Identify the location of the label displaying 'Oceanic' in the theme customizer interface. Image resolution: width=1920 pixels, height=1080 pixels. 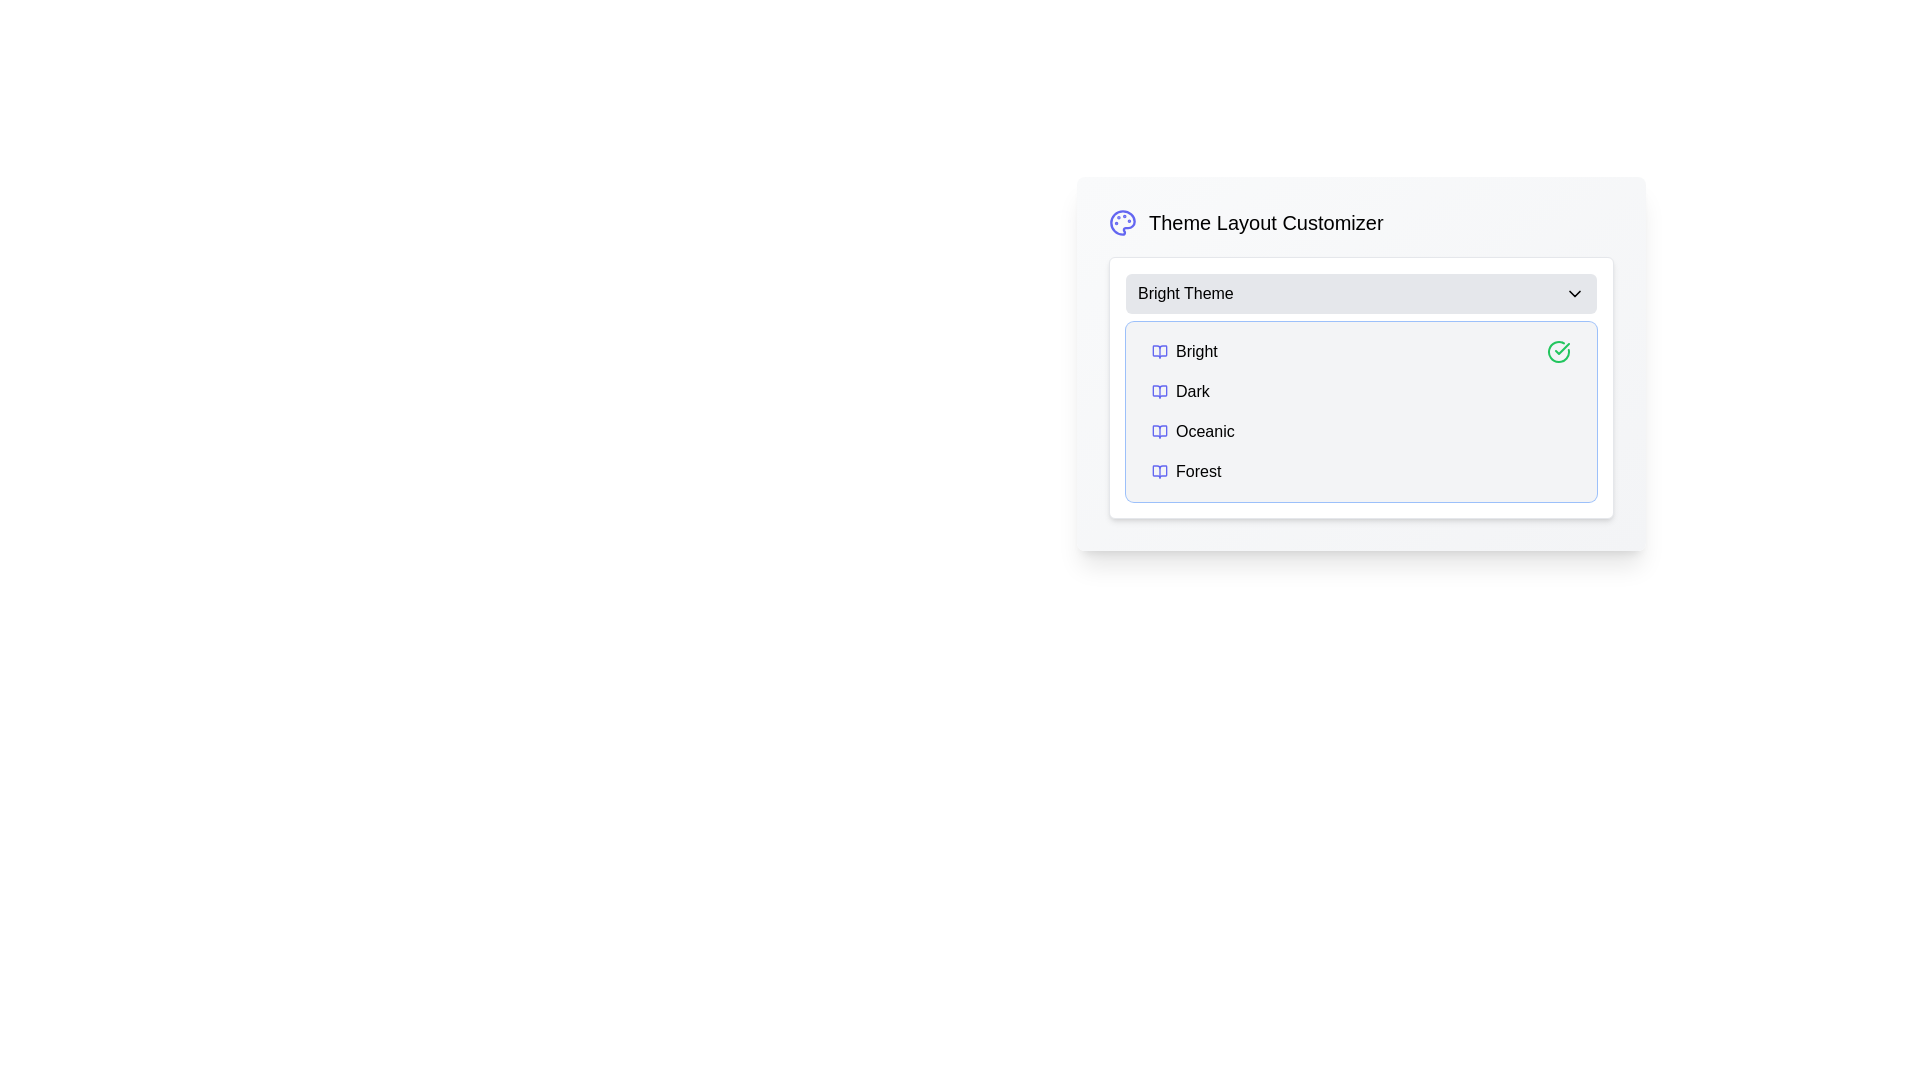
(1204, 431).